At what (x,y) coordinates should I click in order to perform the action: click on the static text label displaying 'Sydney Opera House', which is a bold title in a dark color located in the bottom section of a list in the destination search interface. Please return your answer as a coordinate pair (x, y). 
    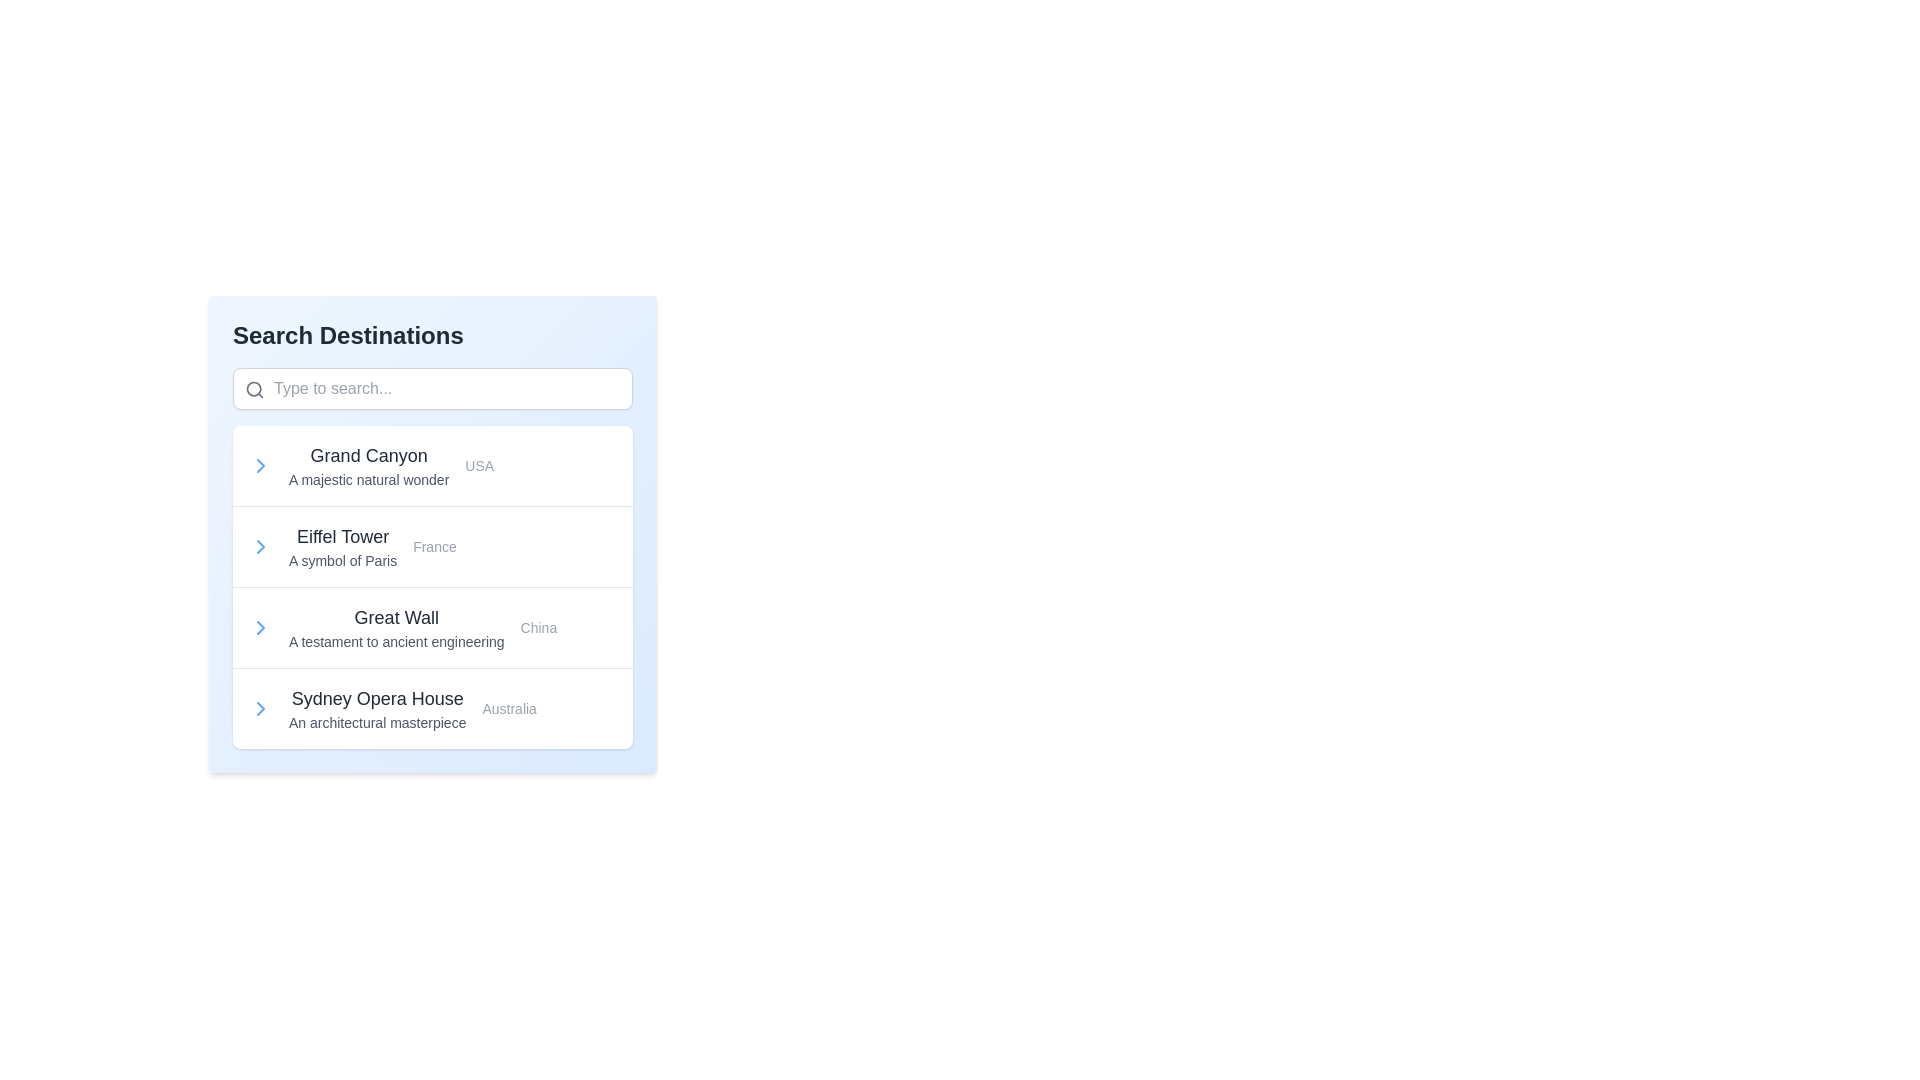
    Looking at the image, I should click on (377, 697).